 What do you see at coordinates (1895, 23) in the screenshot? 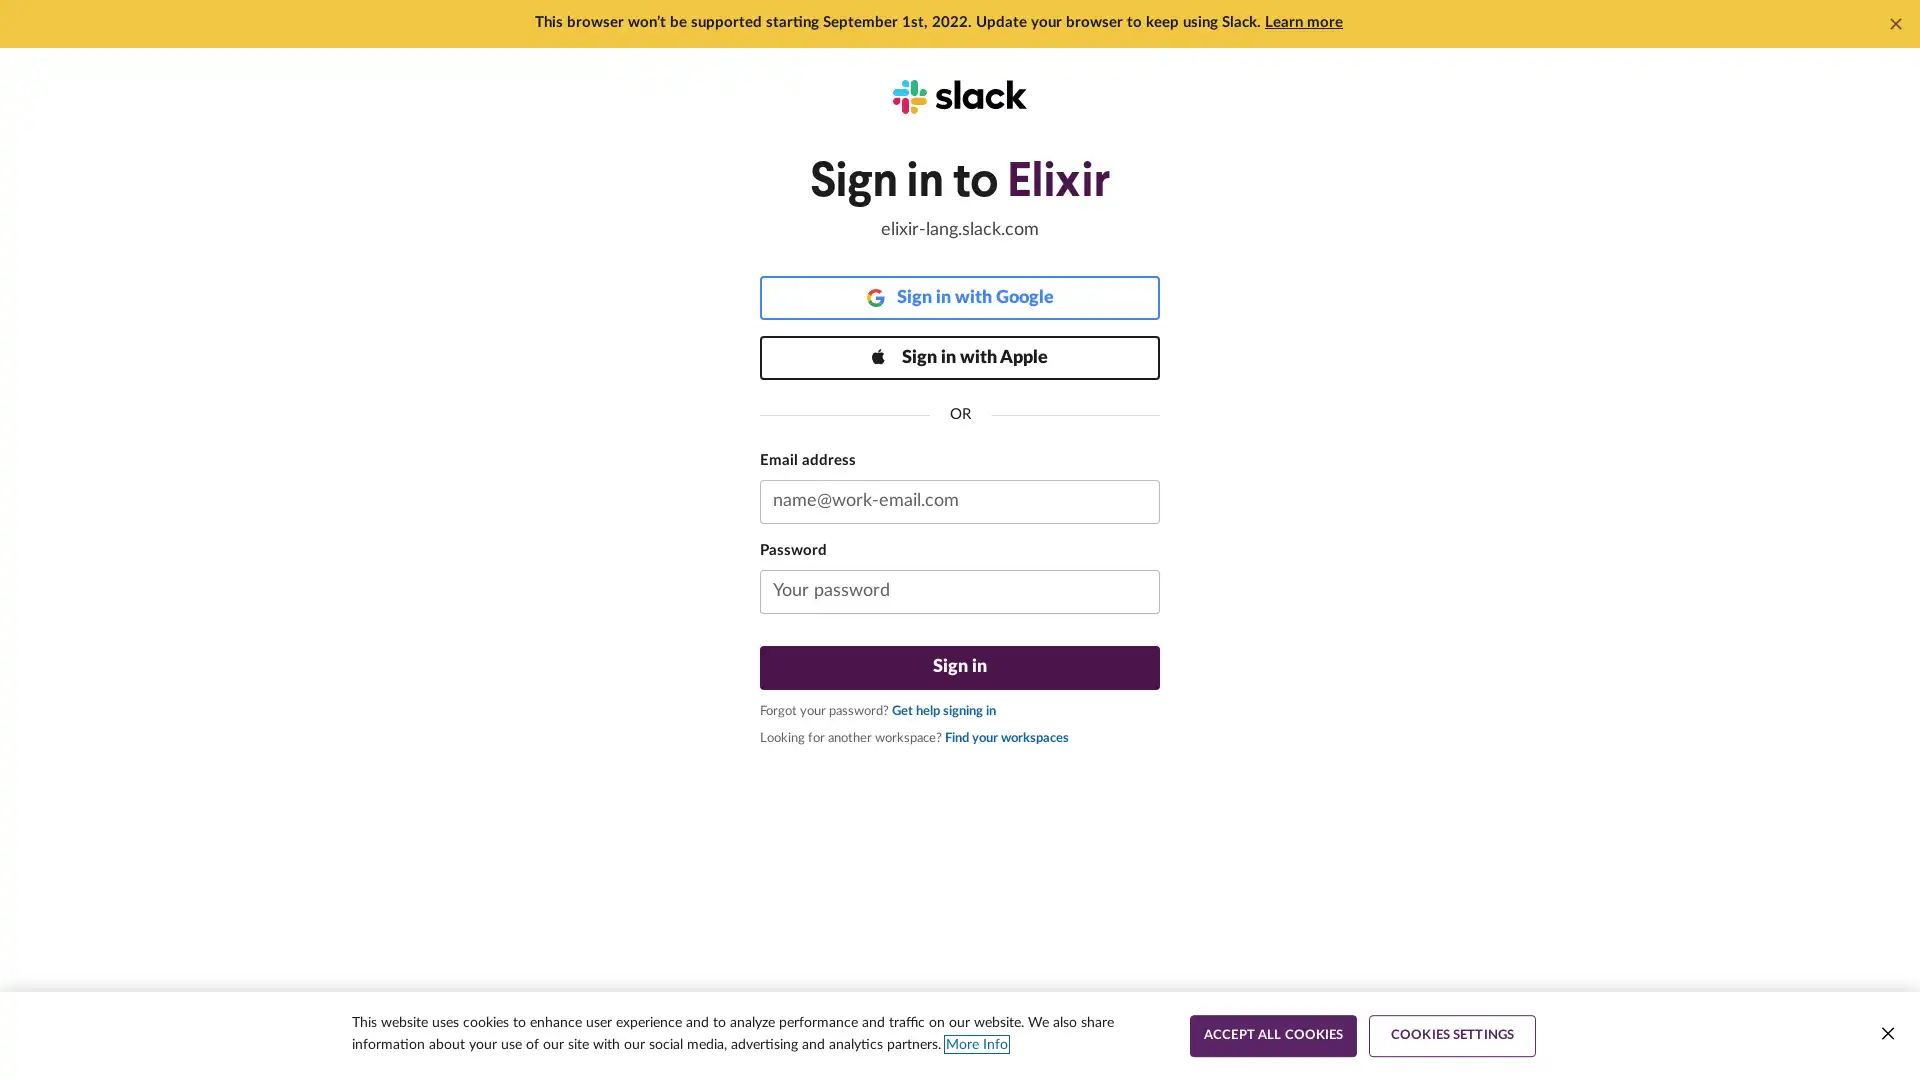
I see `Dismiss` at bounding box center [1895, 23].